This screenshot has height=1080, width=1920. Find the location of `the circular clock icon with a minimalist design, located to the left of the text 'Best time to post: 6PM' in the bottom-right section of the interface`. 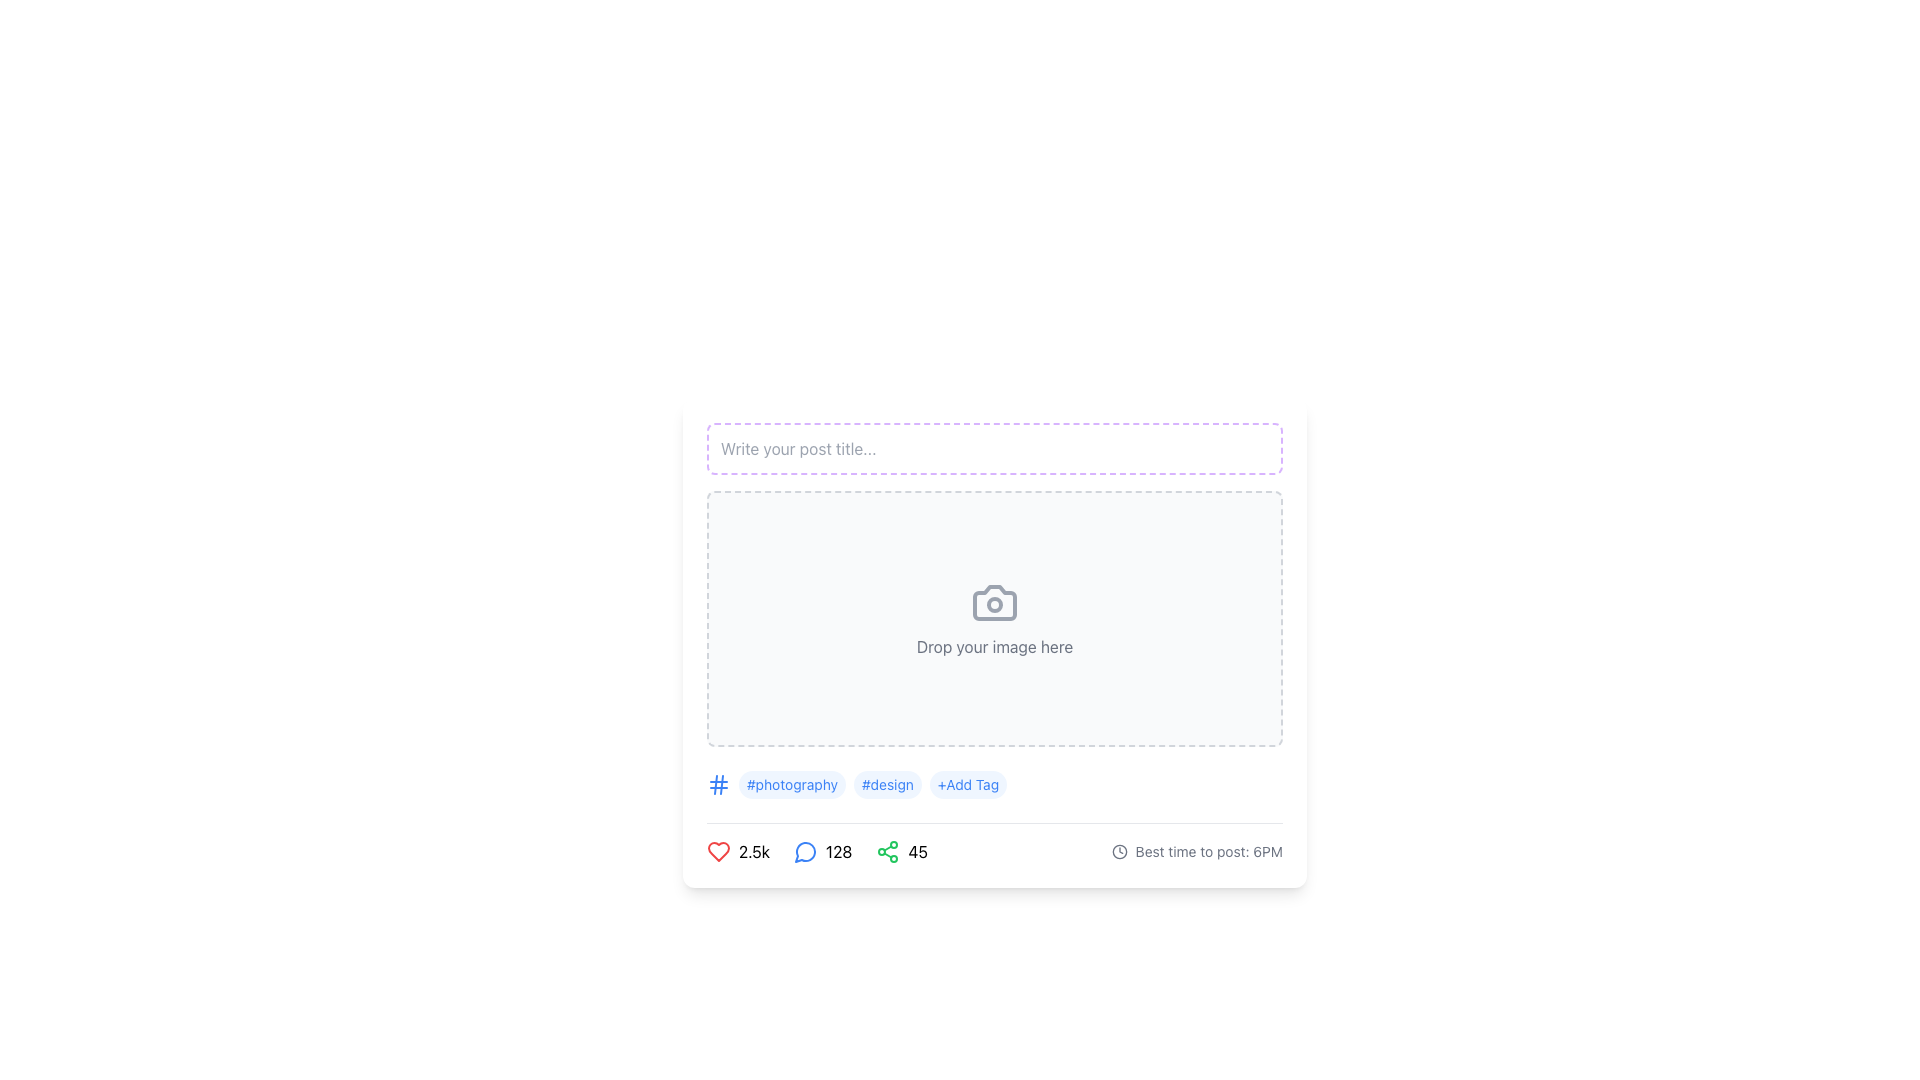

the circular clock icon with a minimalist design, located to the left of the text 'Best time to post: 6PM' in the bottom-right section of the interface is located at coordinates (1118, 852).